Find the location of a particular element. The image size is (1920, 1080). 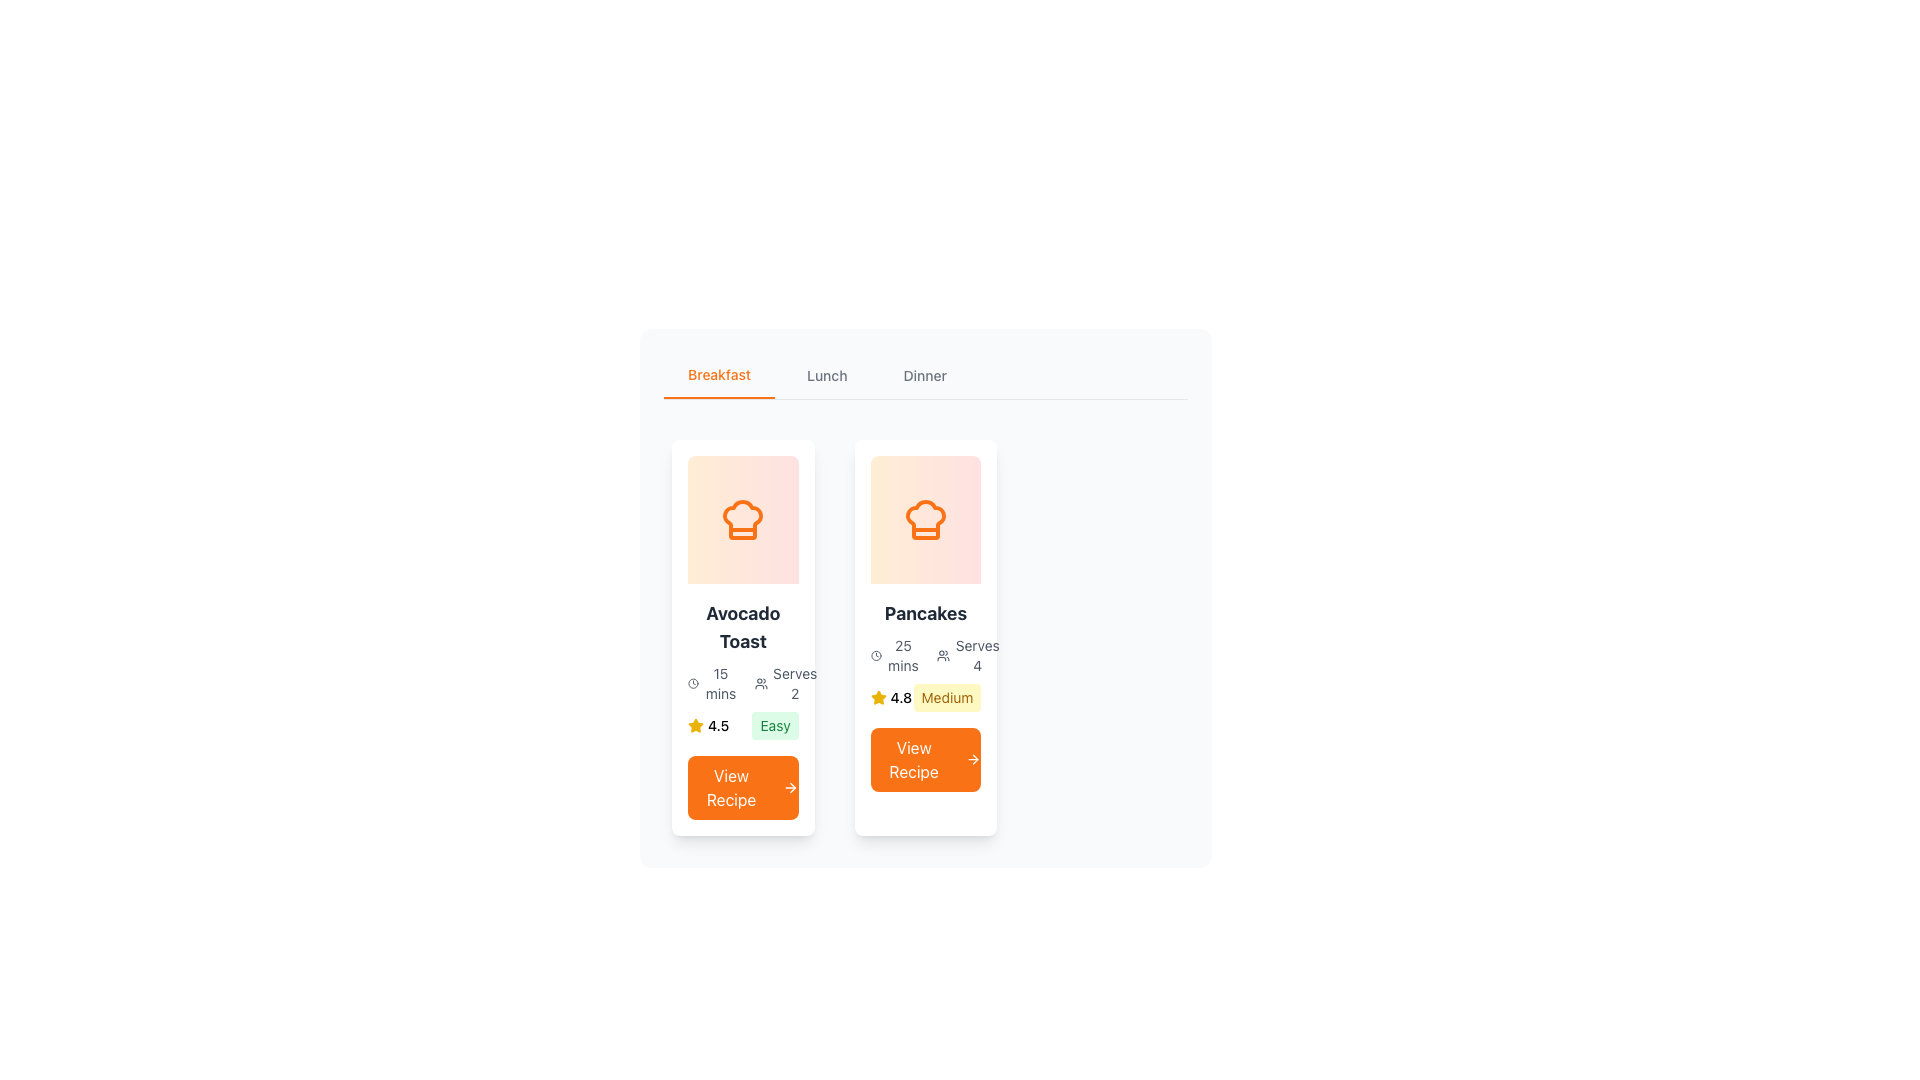

the 'Dinner' tab in the horizontal navigation bar to switch categories is located at coordinates (925, 375).